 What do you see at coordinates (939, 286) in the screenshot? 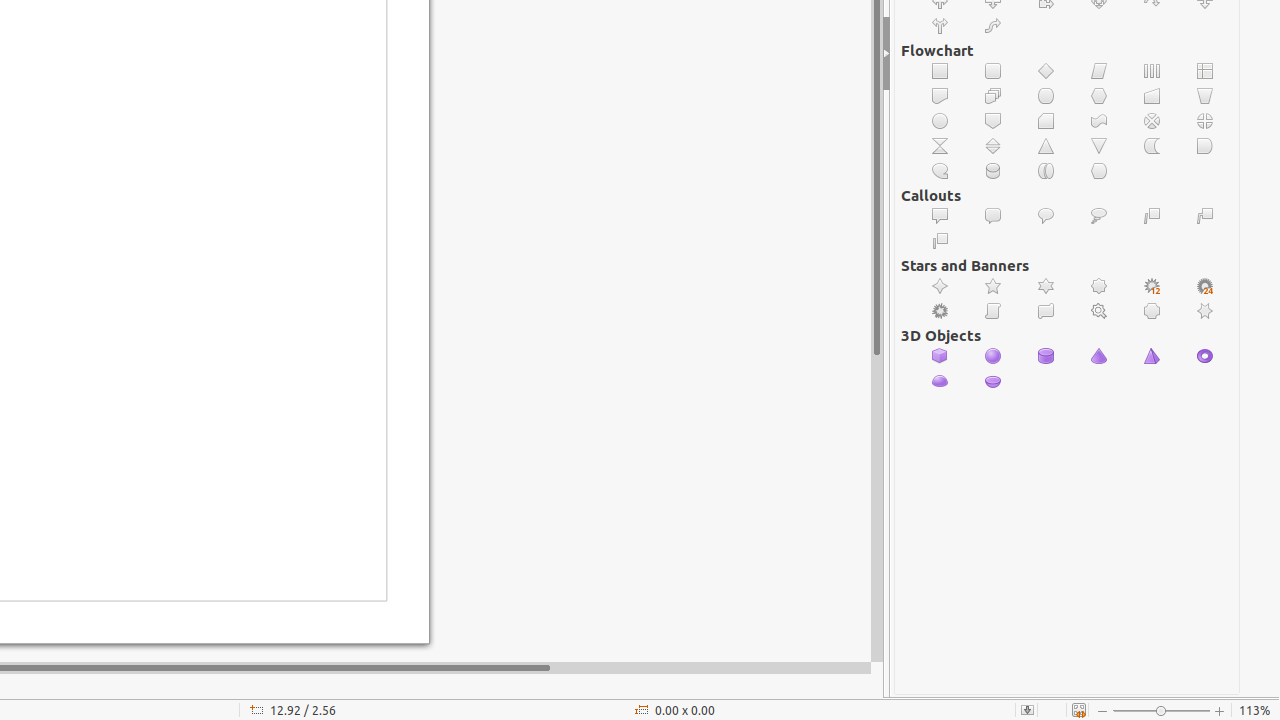
I see `'4-Point Star'` at bounding box center [939, 286].